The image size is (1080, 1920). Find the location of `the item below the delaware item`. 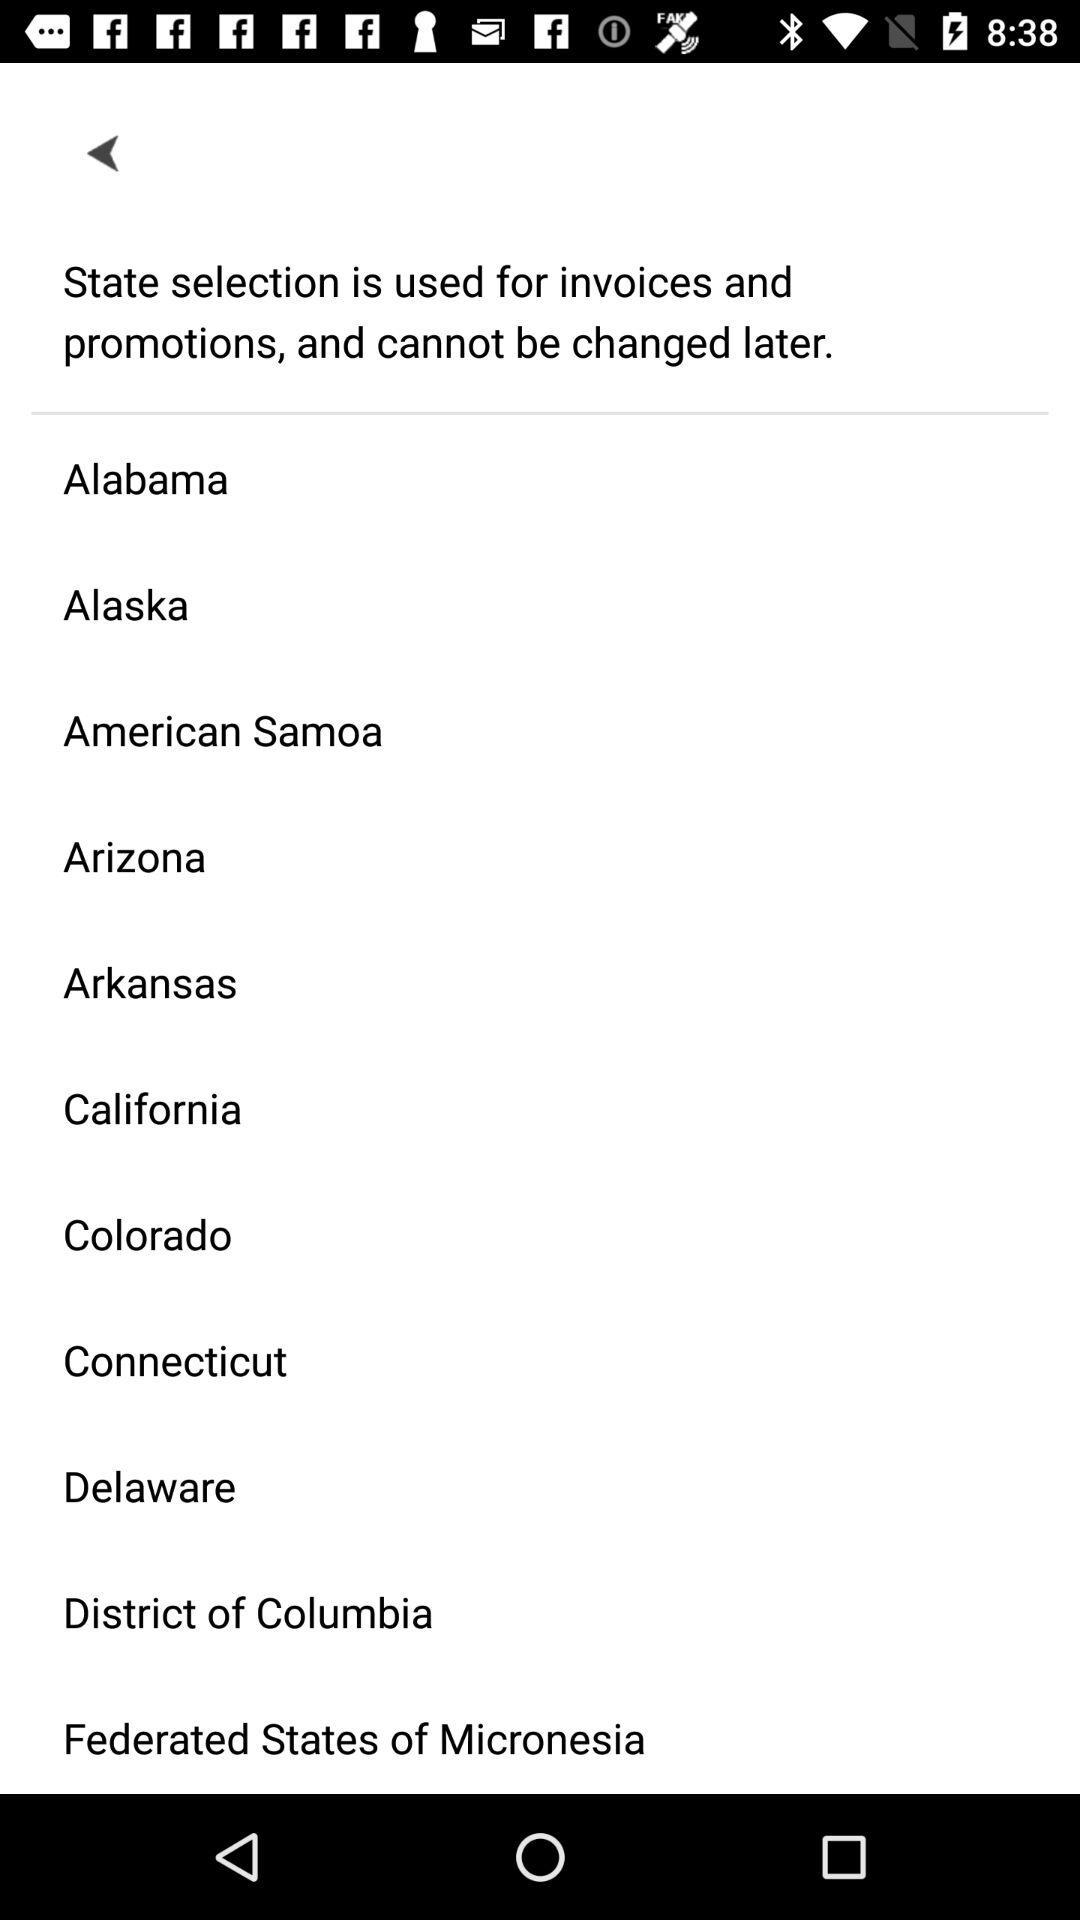

the item below the delaware item is located at coordinates (523, 1611).